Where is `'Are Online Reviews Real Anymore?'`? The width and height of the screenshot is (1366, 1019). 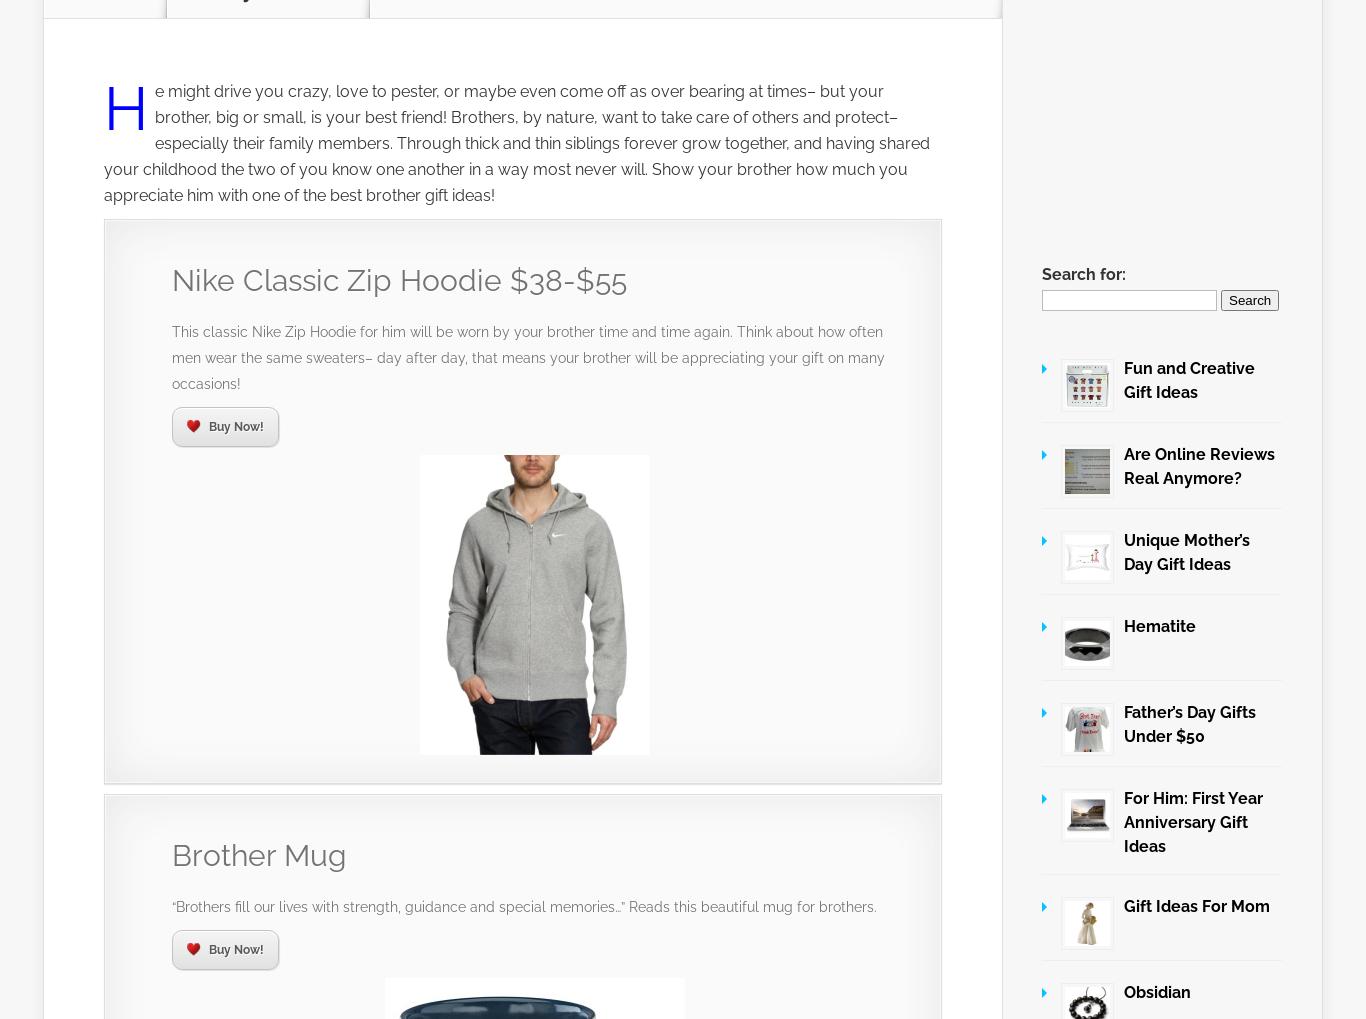 'Are Online Reviews Real Anymore?' is located at coordinates (1199, 465).